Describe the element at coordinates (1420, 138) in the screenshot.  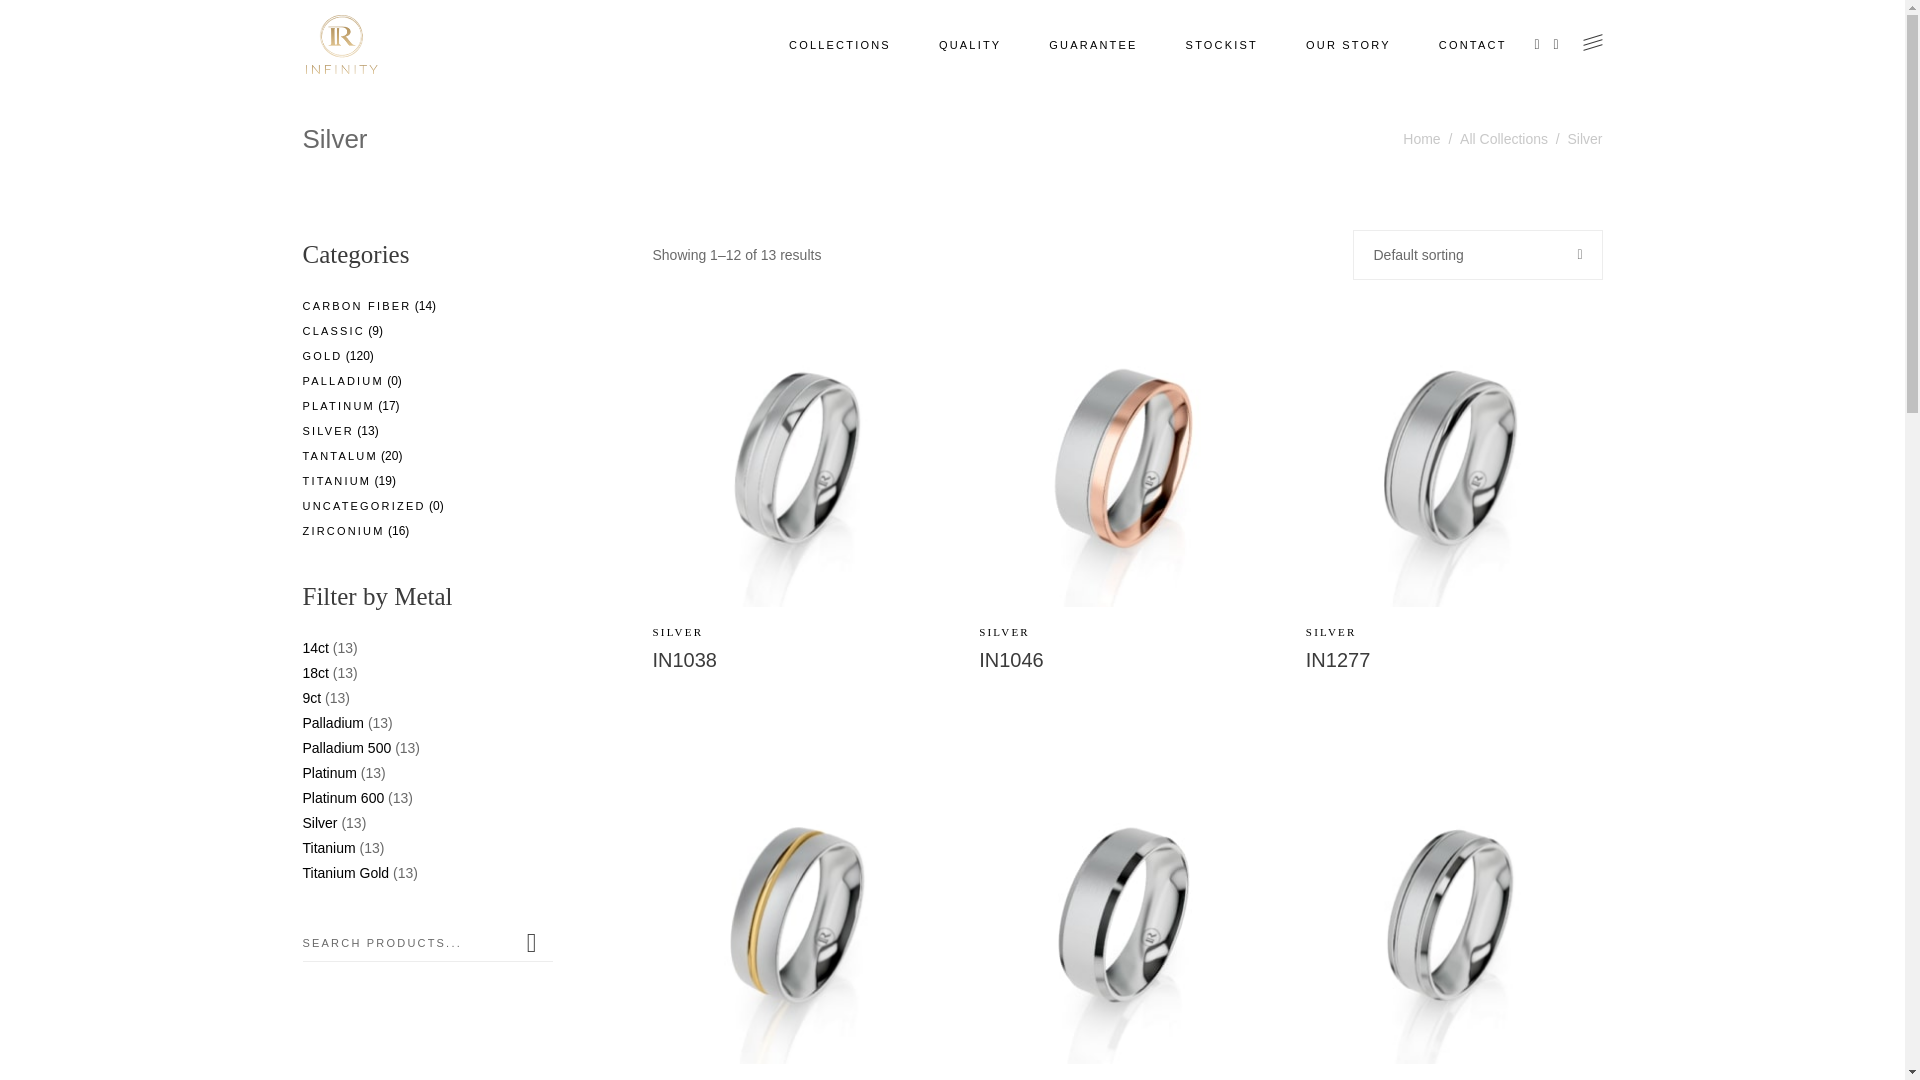
I see `'Home'` at that location.